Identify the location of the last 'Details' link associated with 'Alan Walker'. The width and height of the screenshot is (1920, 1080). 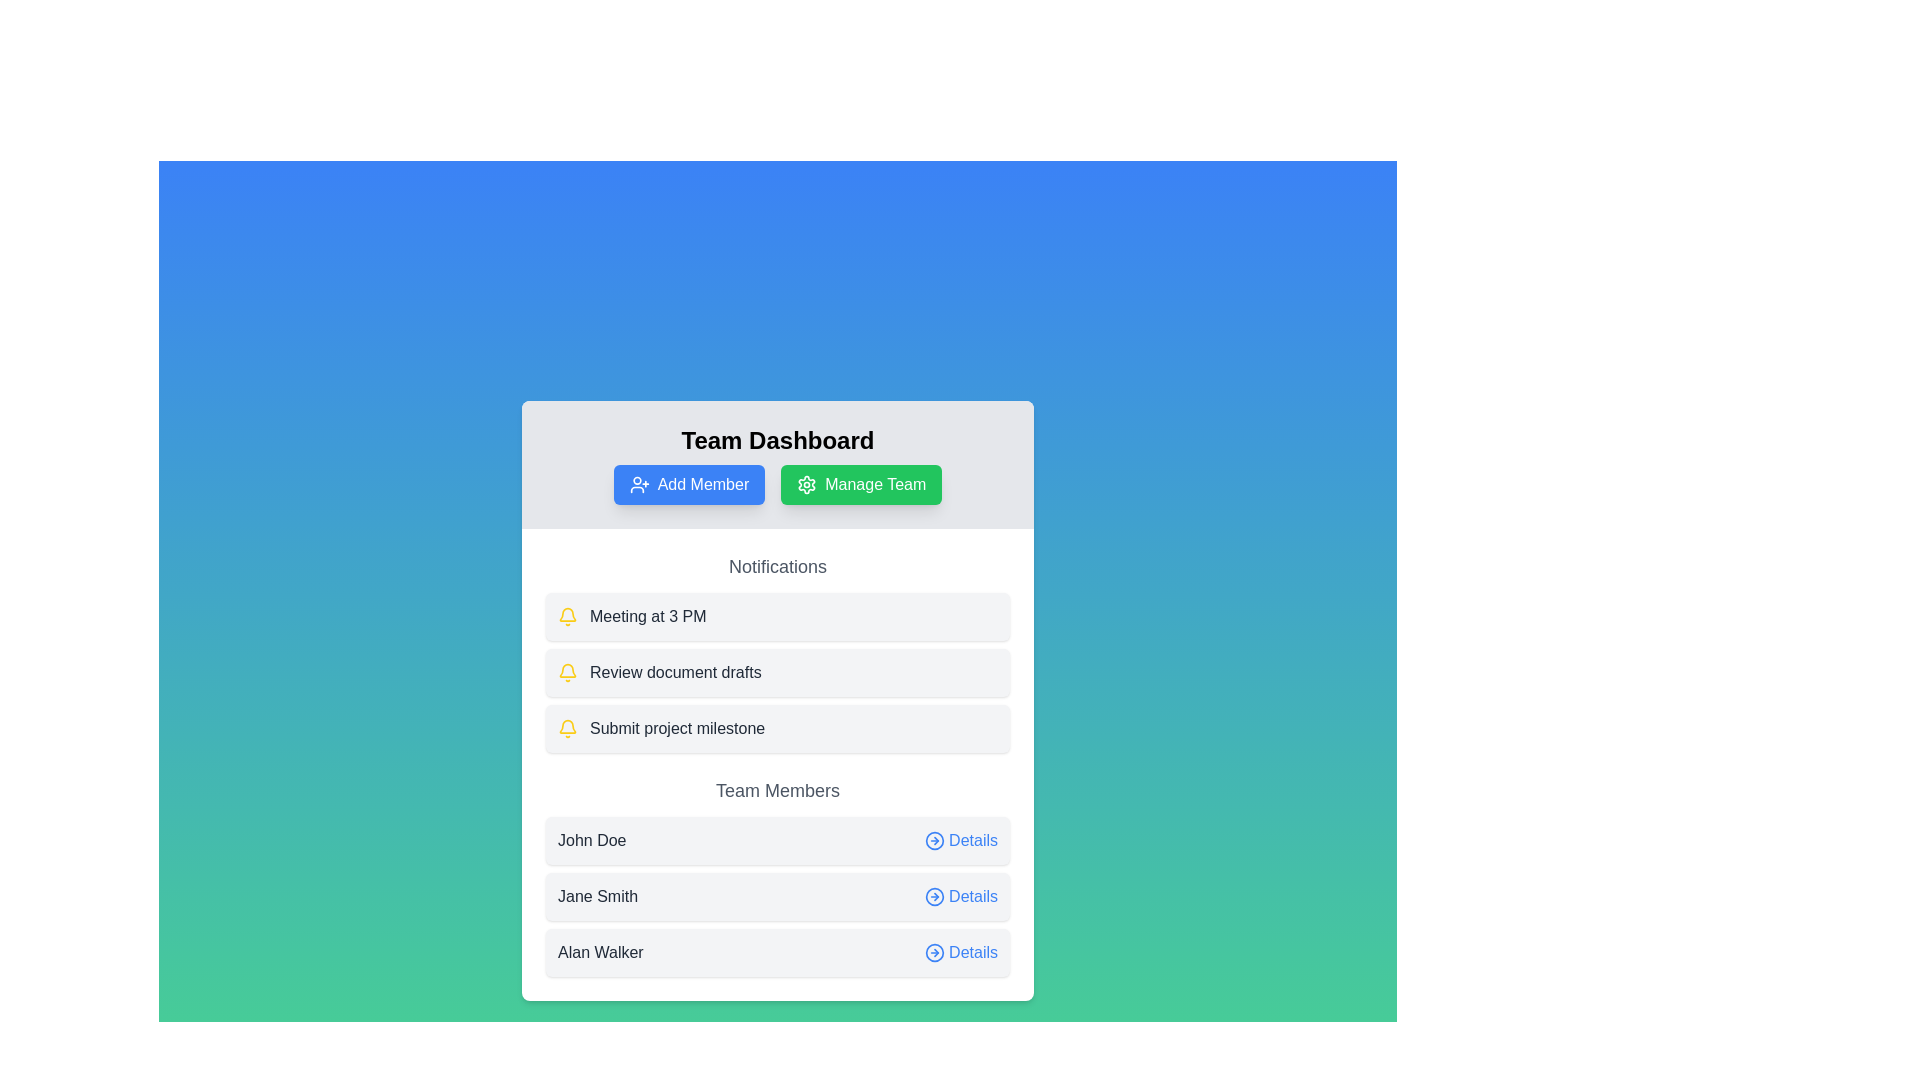
(961, 951).